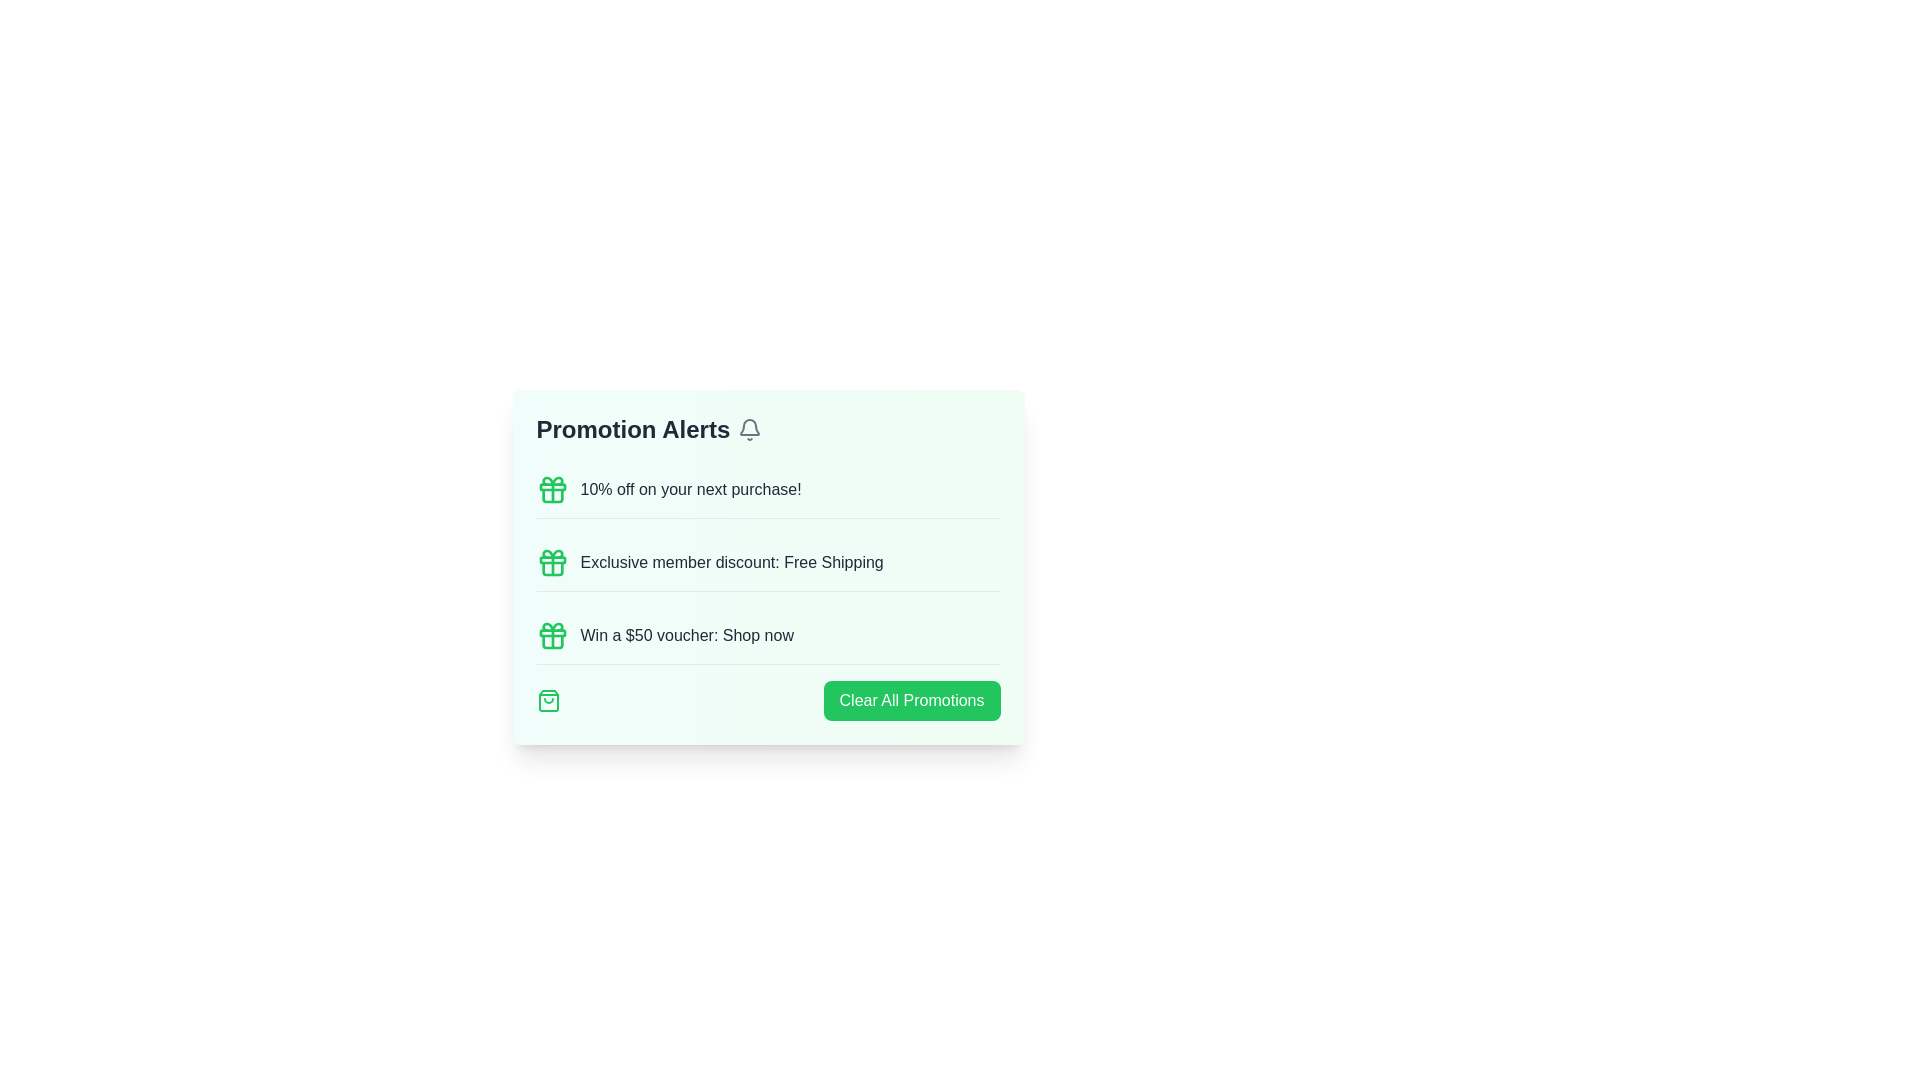  What do you see at coordinates (731, 563) in the screenshot?
I see `the text label that reads 'Exclusive member discount: Free Shipping', located in the second row of the 'Promotion Alerts' section, aligned with the gift box icon` at bounding box center [731, 563].